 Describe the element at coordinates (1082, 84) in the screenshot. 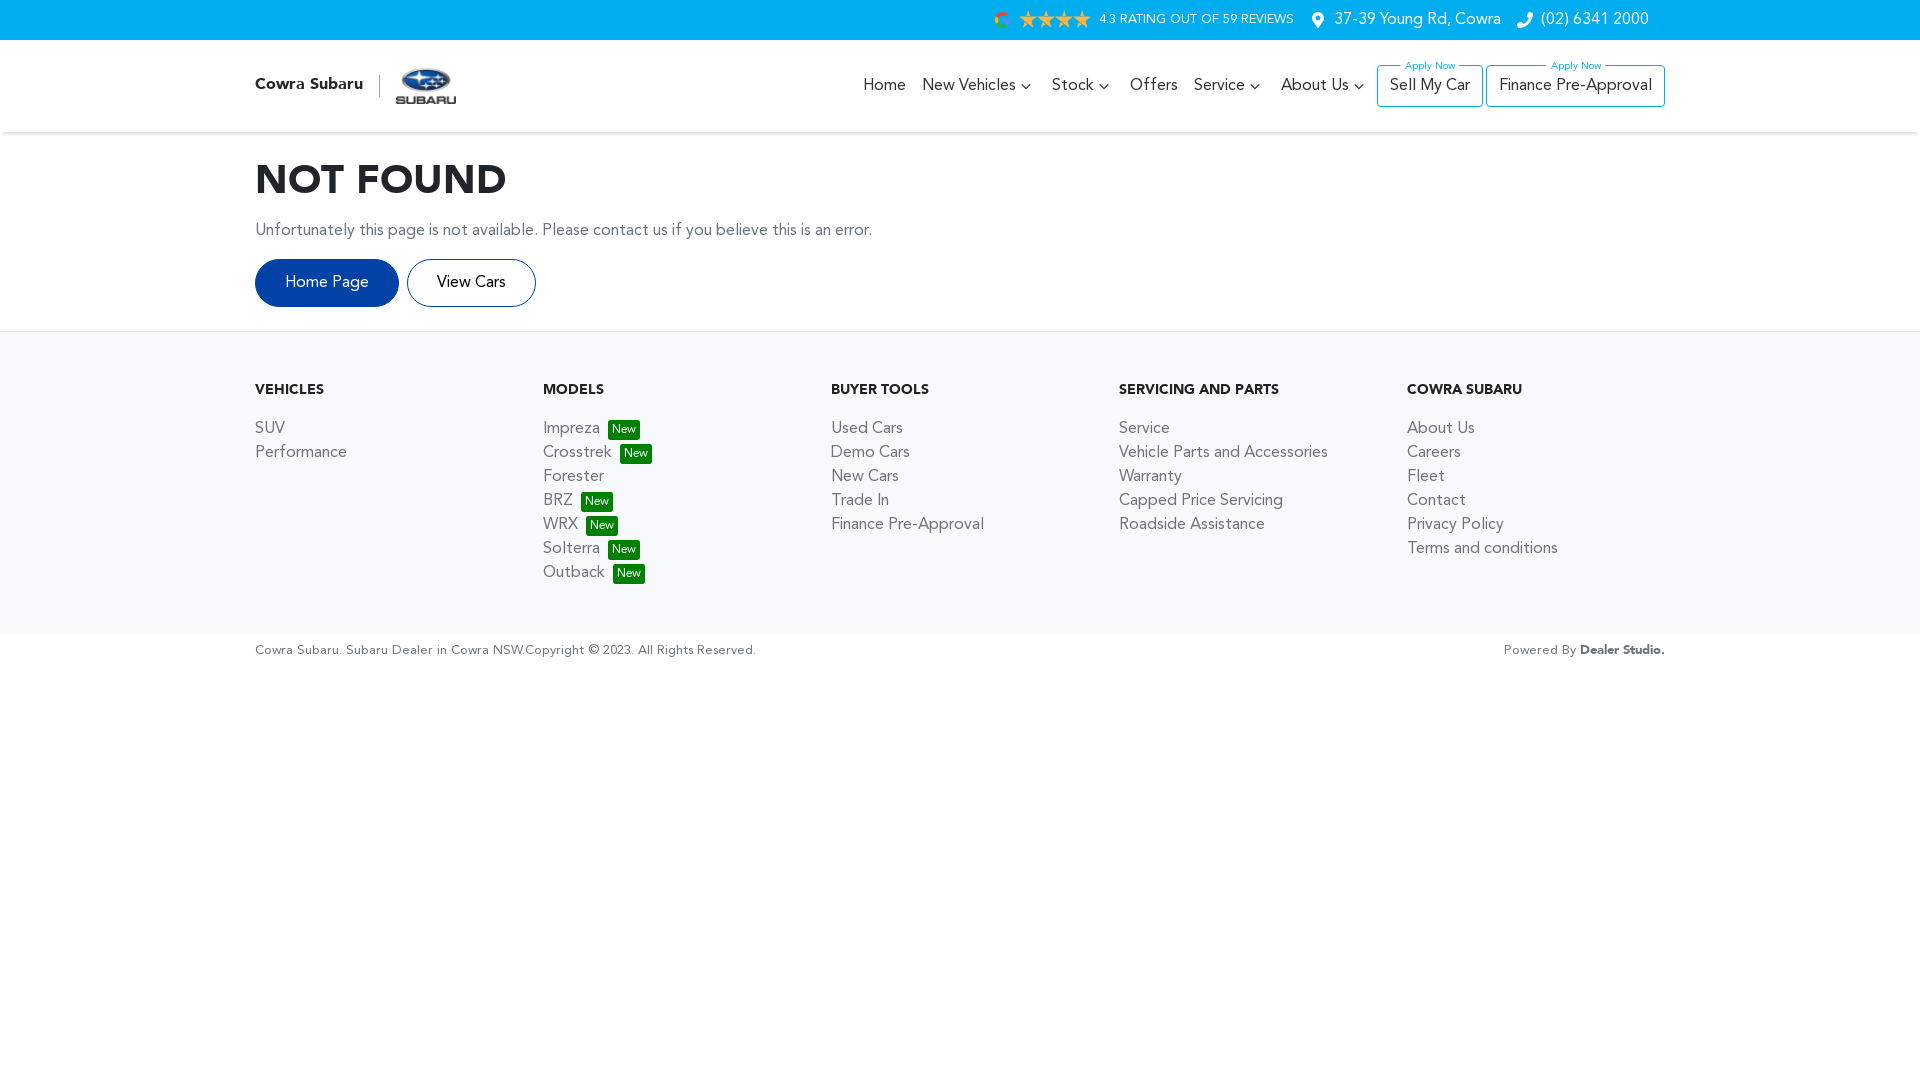

I see `'Stock'` at that location.